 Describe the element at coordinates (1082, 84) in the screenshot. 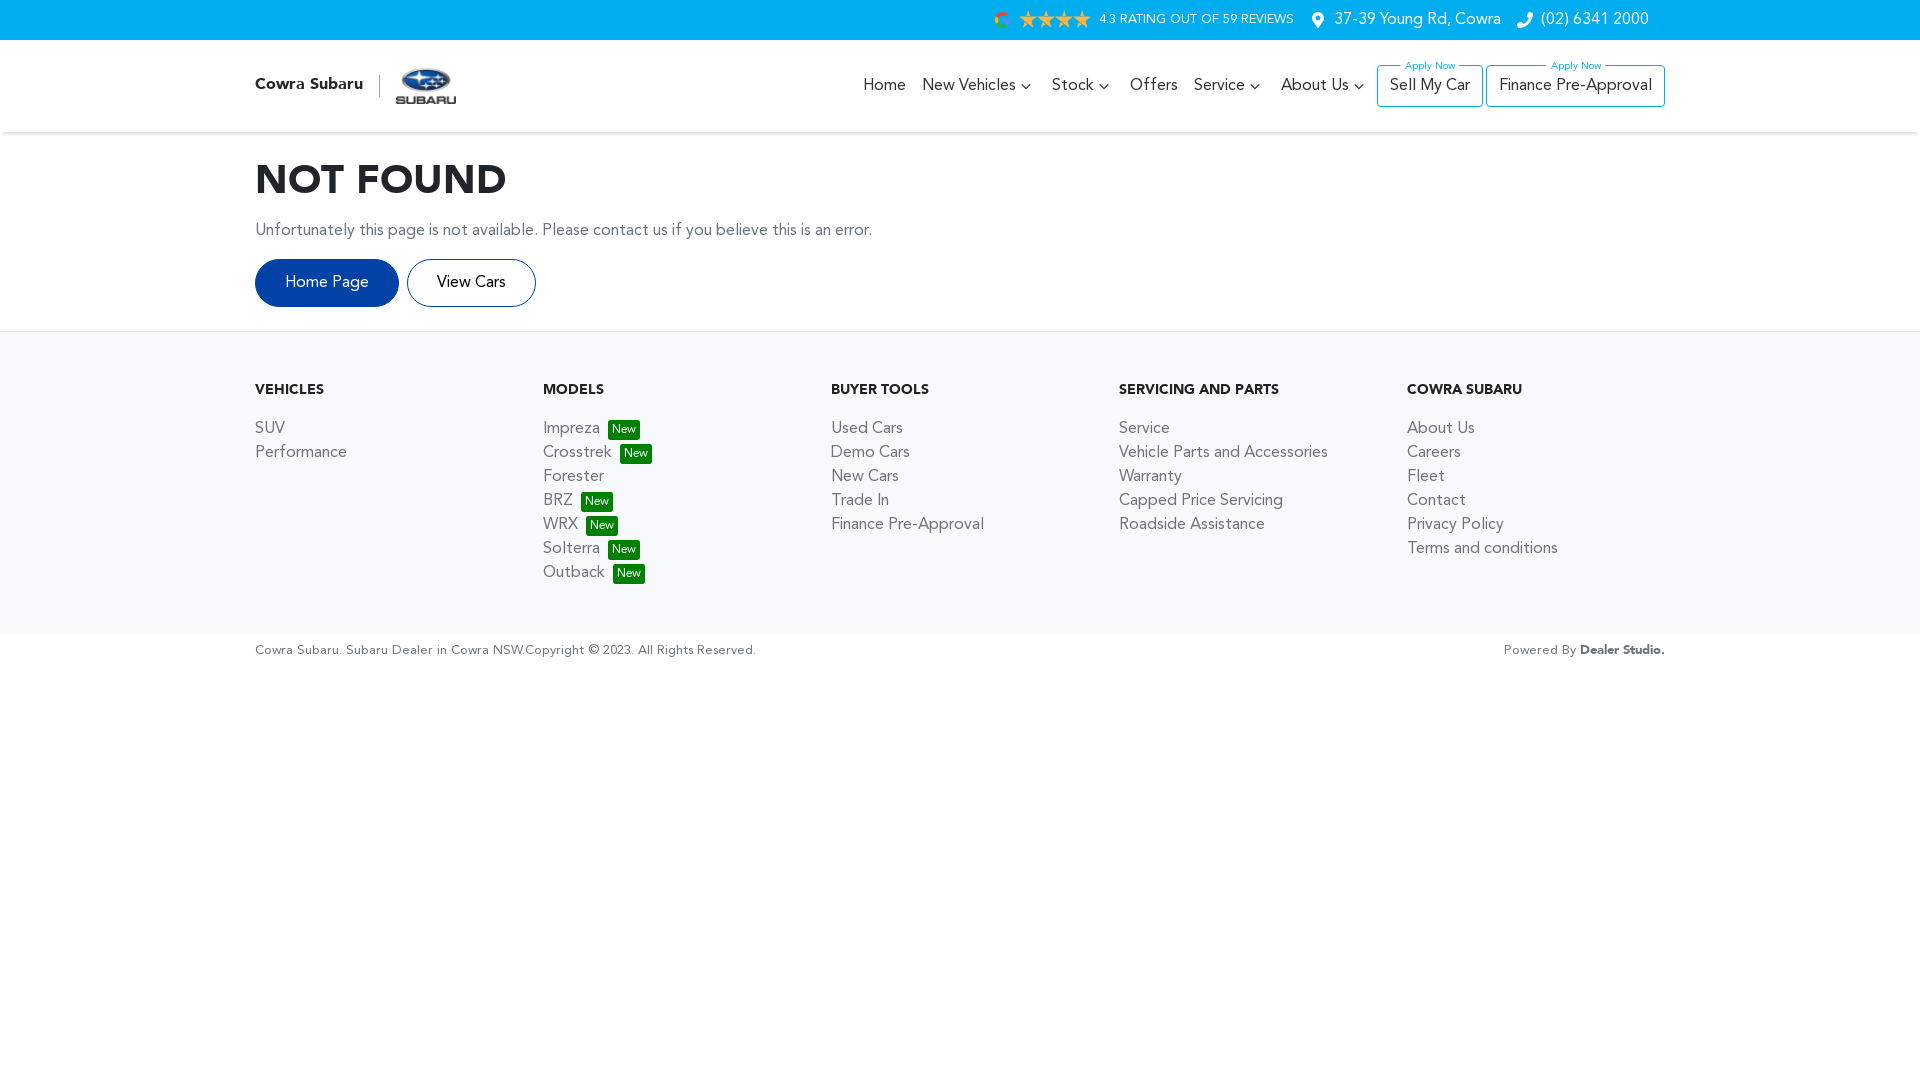

I see `'Stock'` at that location.